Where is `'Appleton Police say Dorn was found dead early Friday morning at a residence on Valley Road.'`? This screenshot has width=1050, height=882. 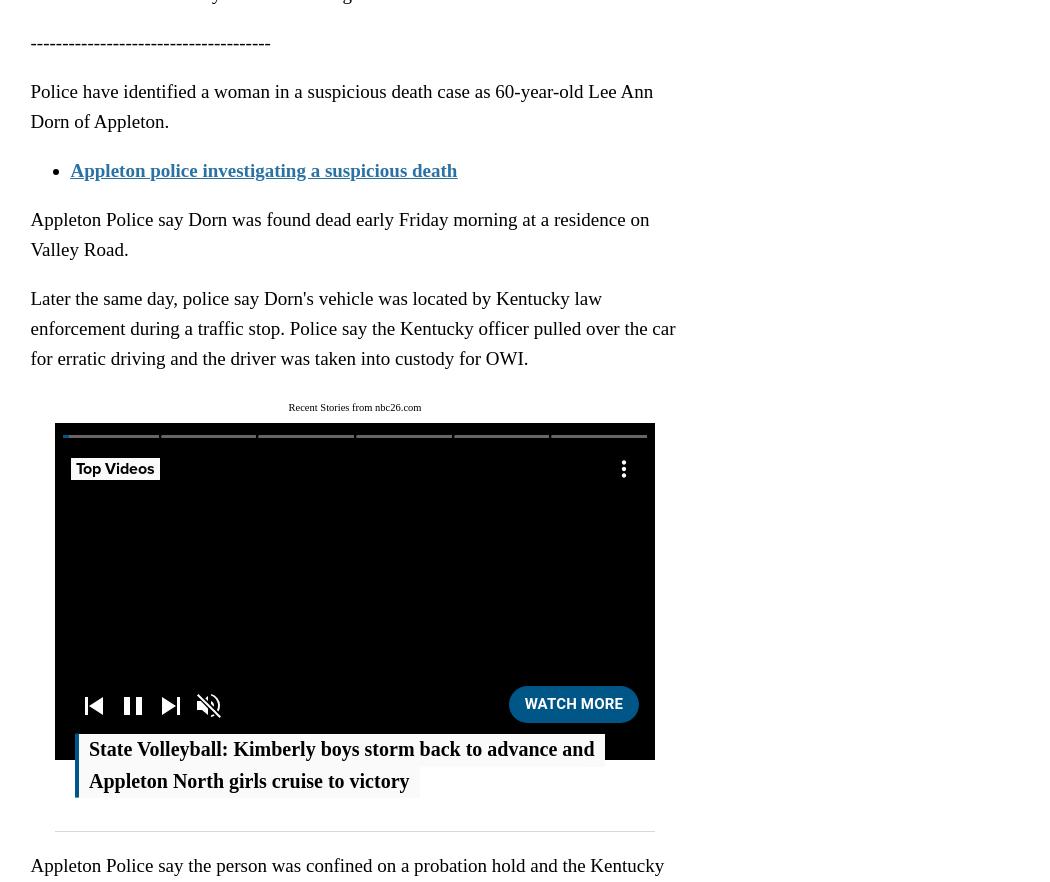
'Appleton Police say Dorn was found dead early Friday morning at a residence on Valley Road.' is located at coordinates (338, 232).